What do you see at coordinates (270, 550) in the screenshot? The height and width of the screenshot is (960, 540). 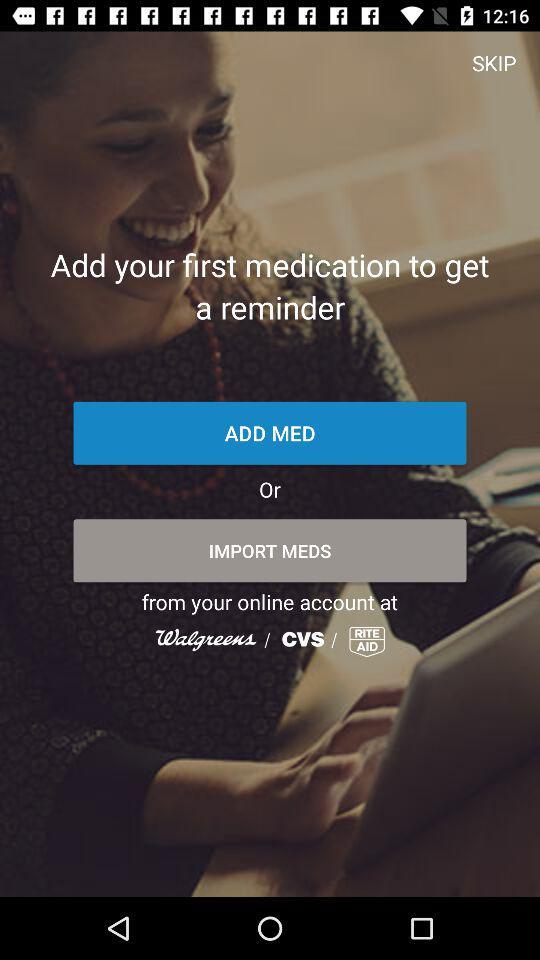 I see `item above from your online` at bounding box center [270, 550].